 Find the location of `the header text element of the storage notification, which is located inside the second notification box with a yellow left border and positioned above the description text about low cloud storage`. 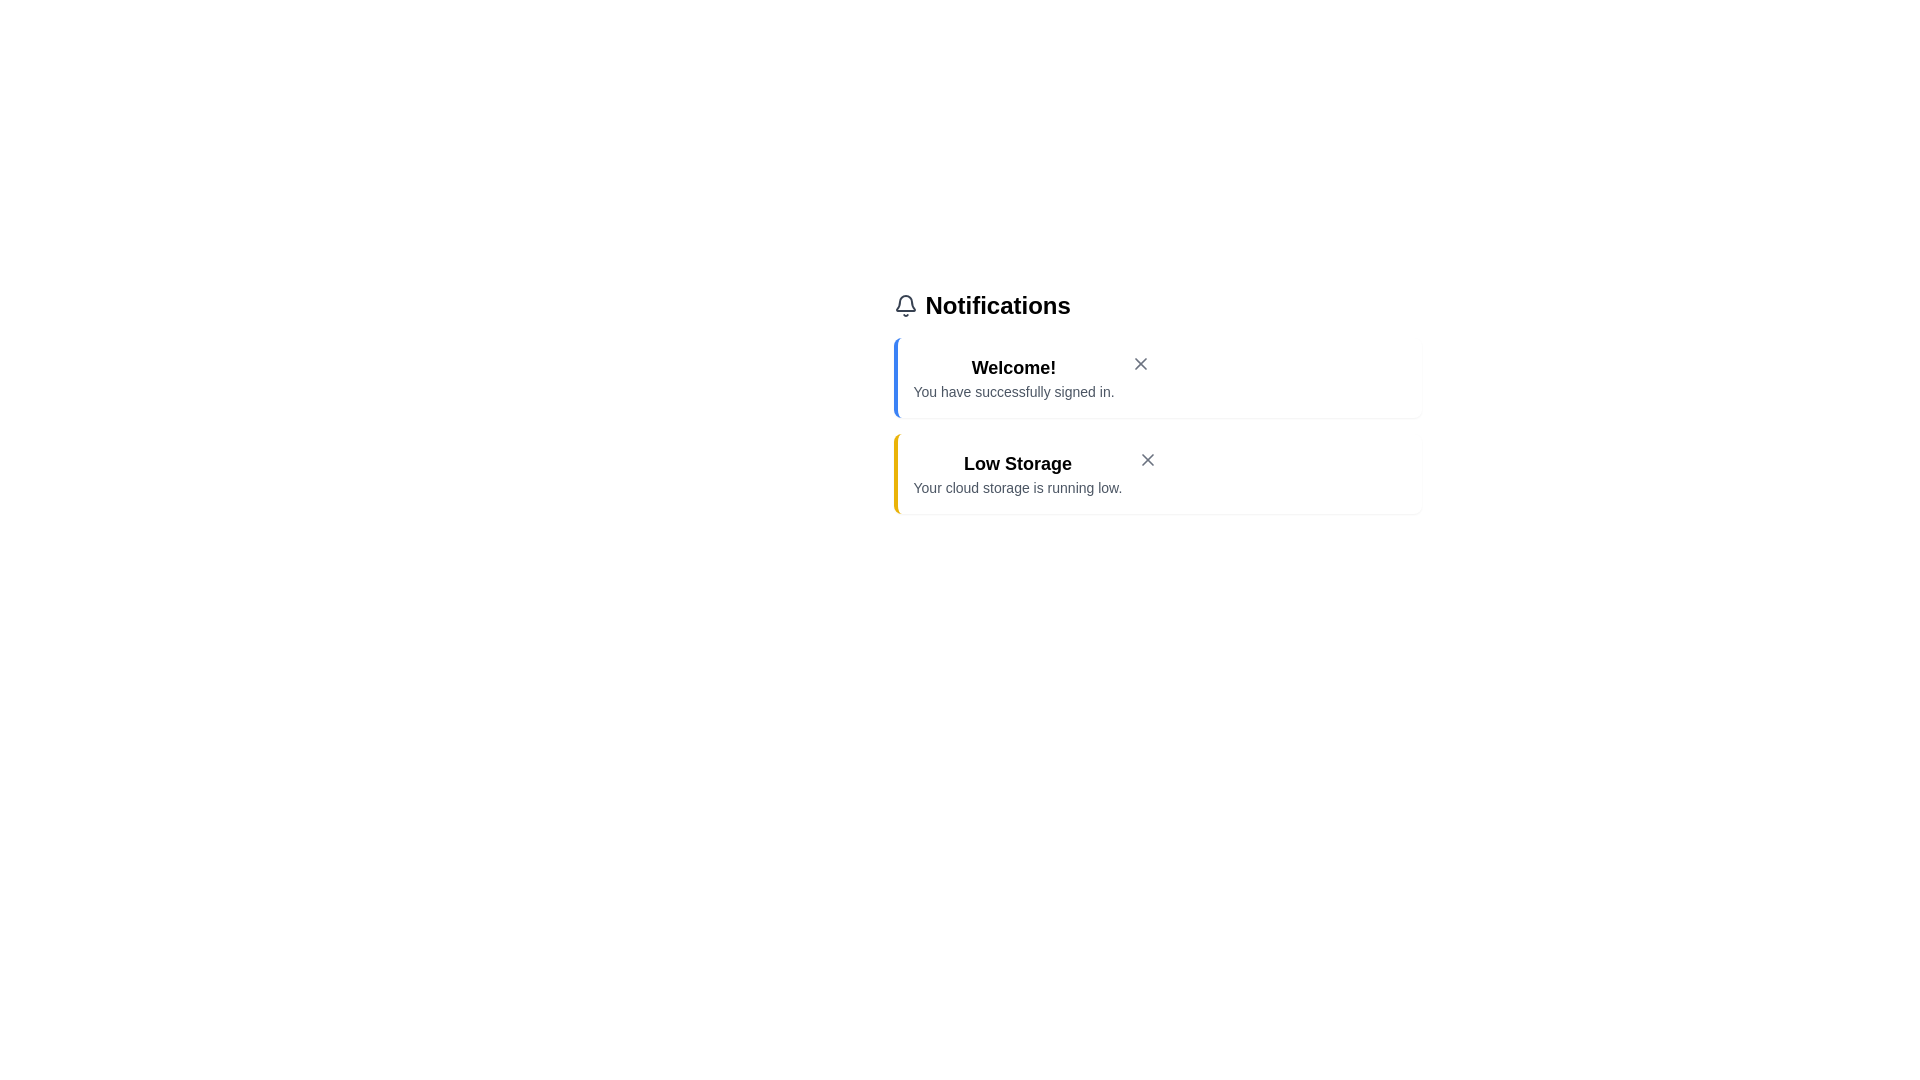

the header text element of the storage notification, which is located inside the second notification box with a yellow left border and positioned above the description text about low cloud storage is located at coordinates (1017, 463).